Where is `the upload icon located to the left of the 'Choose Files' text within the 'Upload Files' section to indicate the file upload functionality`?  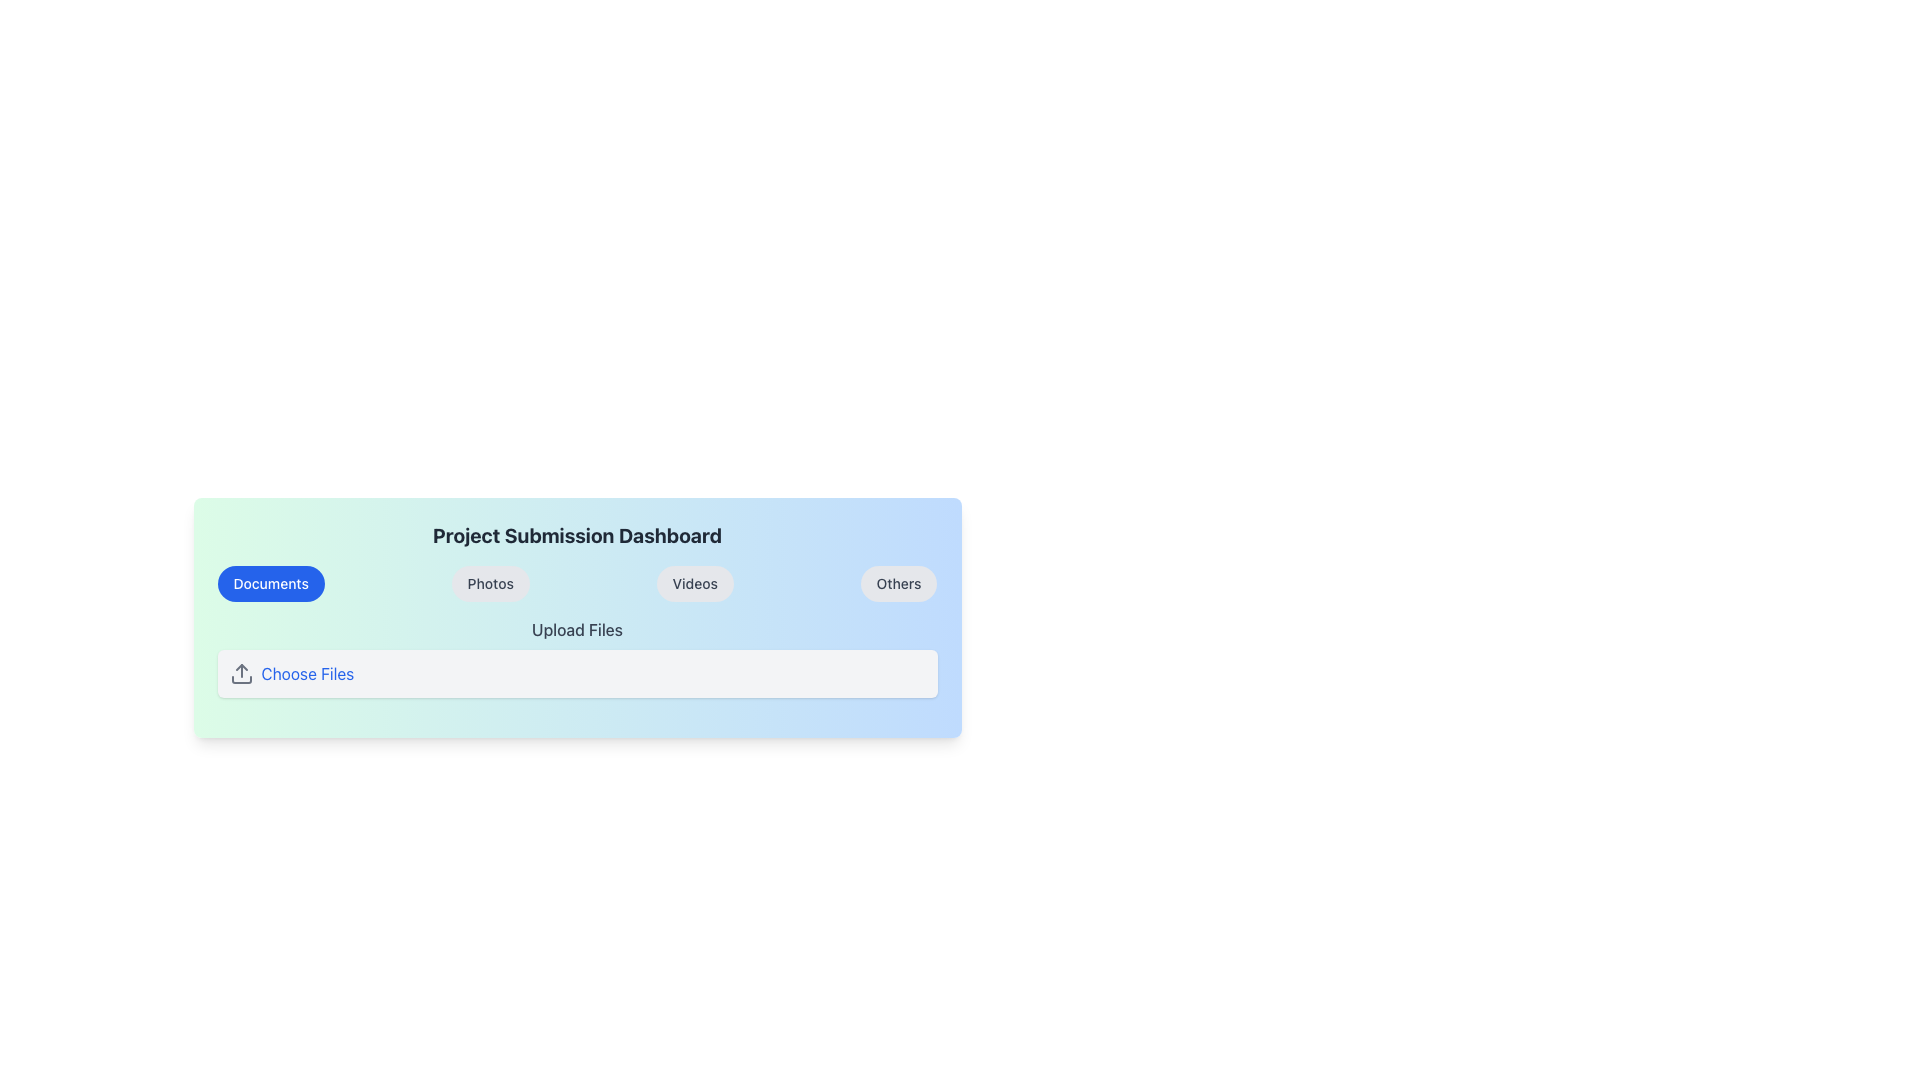 the upload icon located to the left of the 'Choose Files' text within the 'Upload Files' section to indicate the file upload functionality is located at coordinates (240, 674).